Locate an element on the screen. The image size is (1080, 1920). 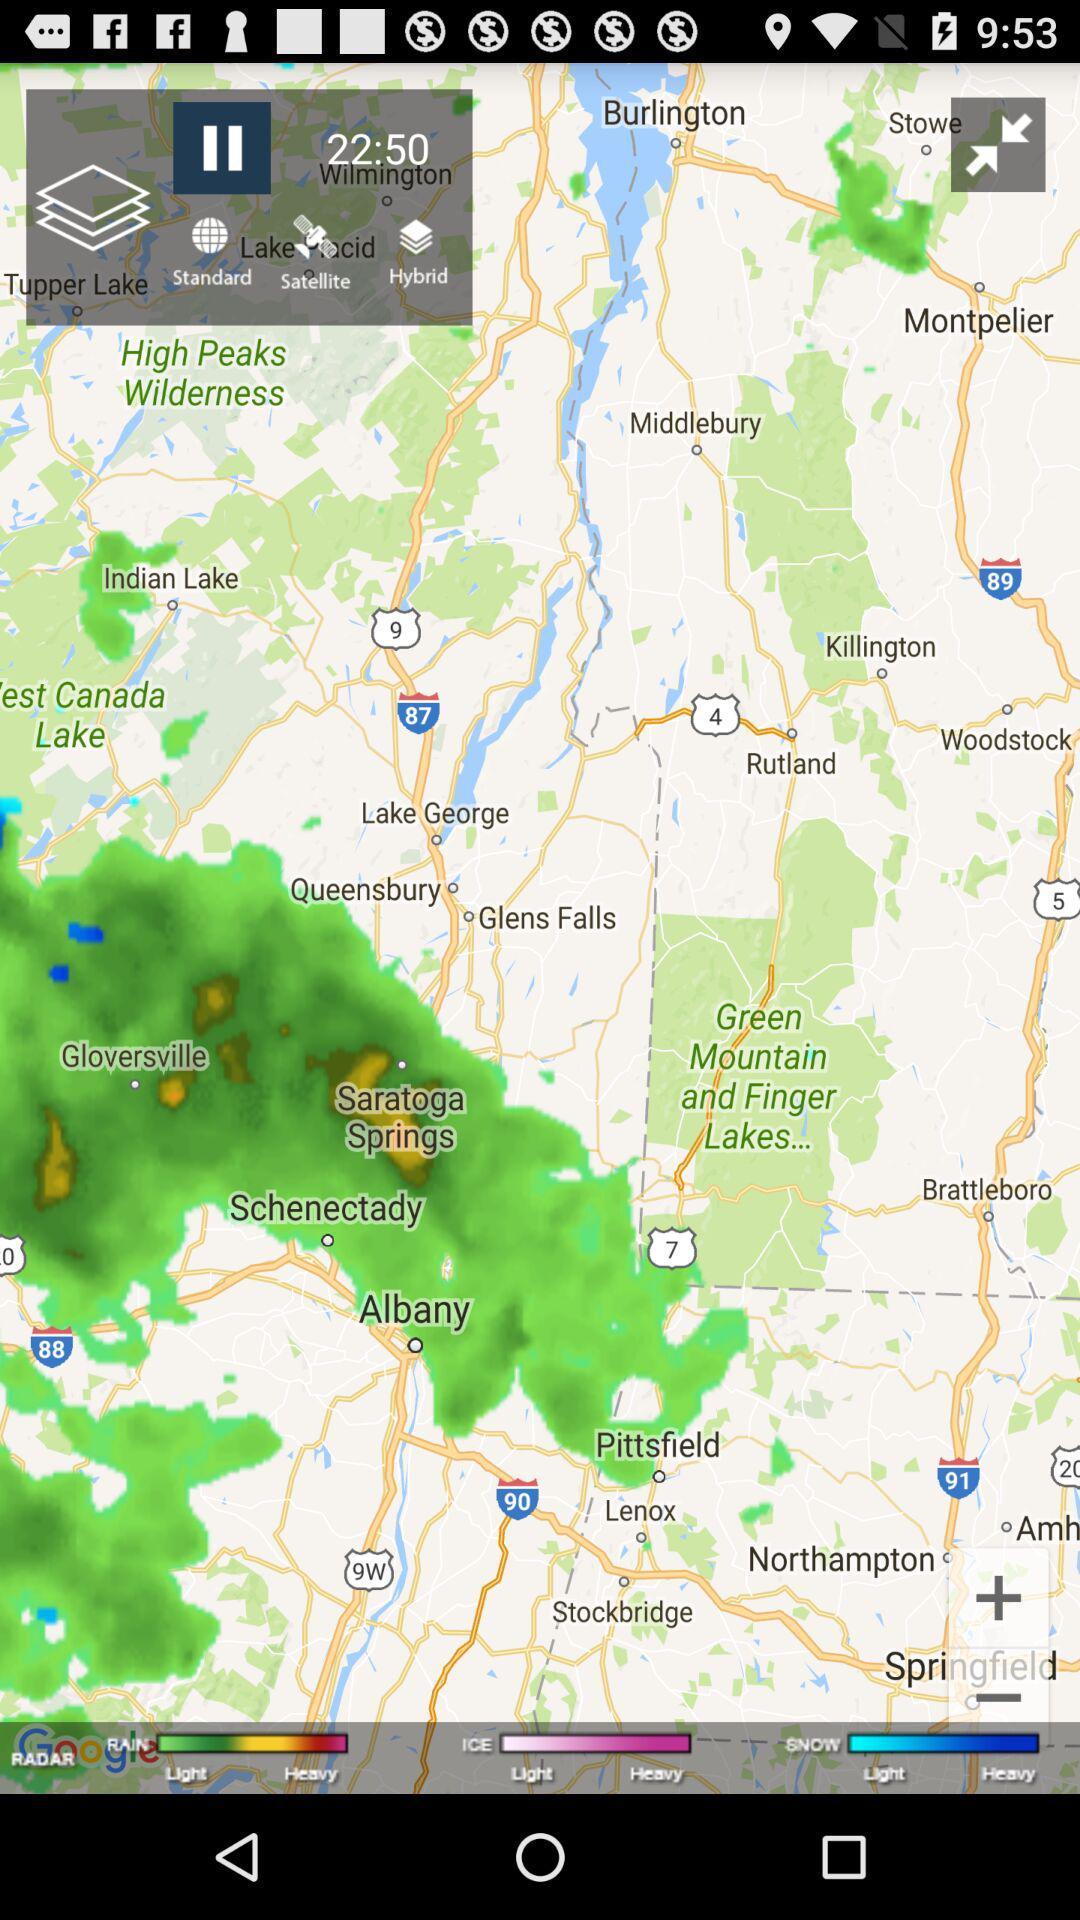
the icon to the right of the 22:50 item is located at coordinates (998, 143).